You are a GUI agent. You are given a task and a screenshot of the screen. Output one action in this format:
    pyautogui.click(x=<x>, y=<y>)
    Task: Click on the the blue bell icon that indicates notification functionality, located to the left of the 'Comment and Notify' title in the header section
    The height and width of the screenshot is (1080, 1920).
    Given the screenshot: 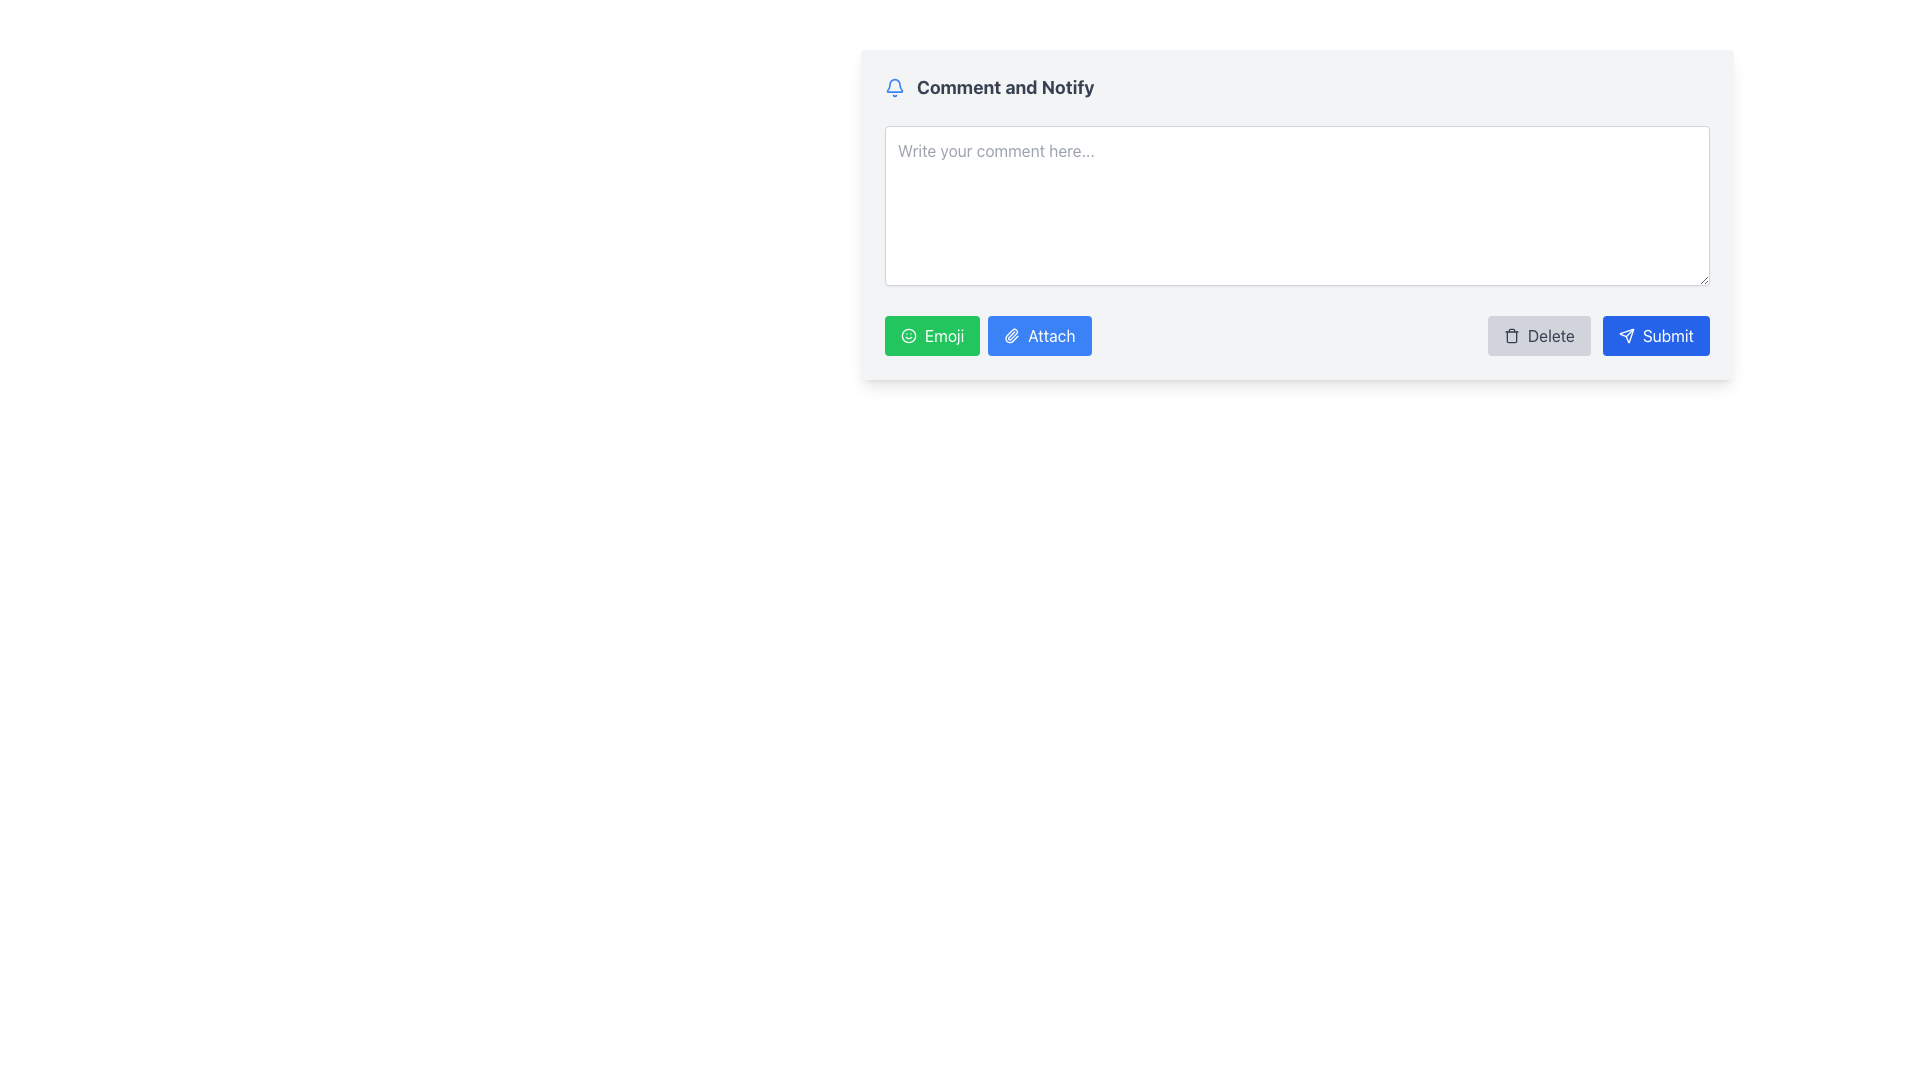 What is the action you would take?
    pyautogui.click(x=893, y=87)
    